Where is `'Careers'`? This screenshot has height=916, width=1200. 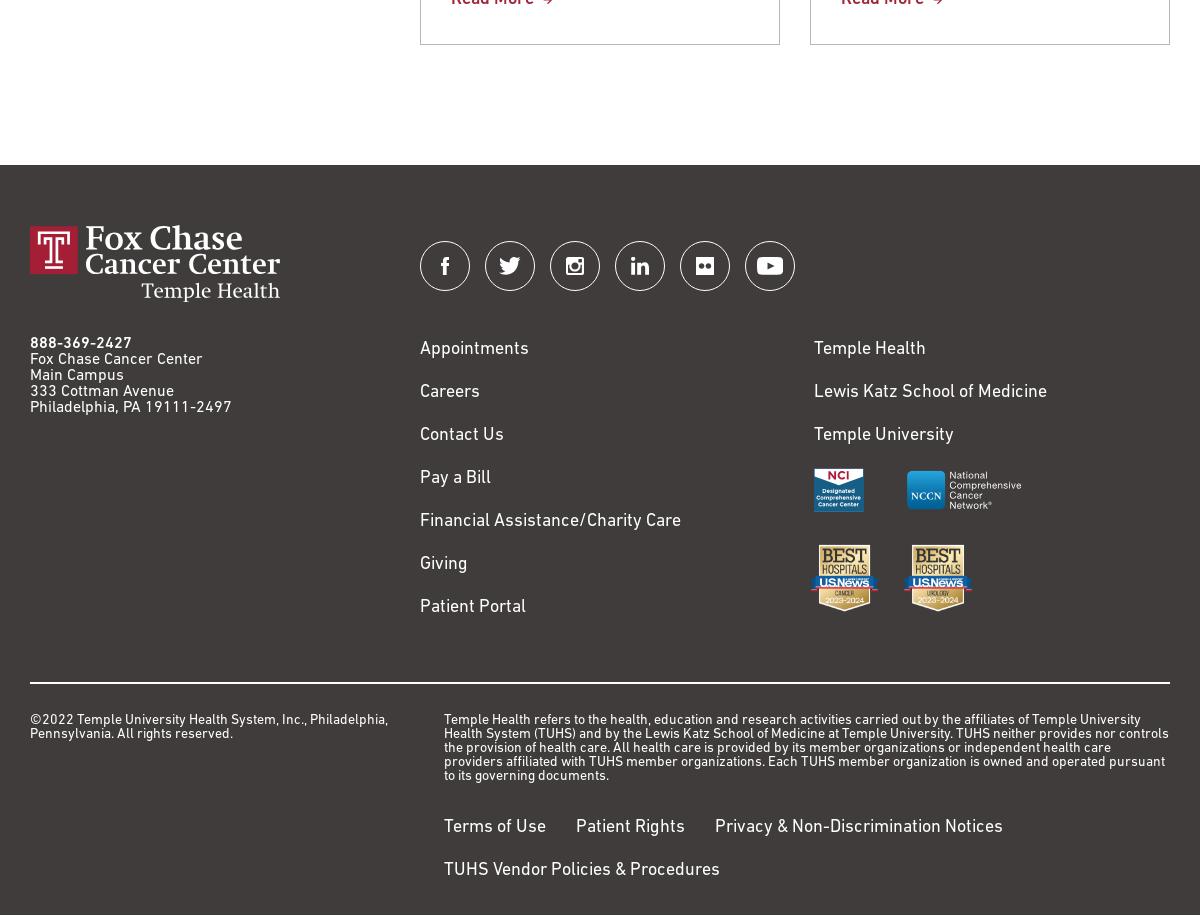 'Careers' is located at coordinates (450, 392).